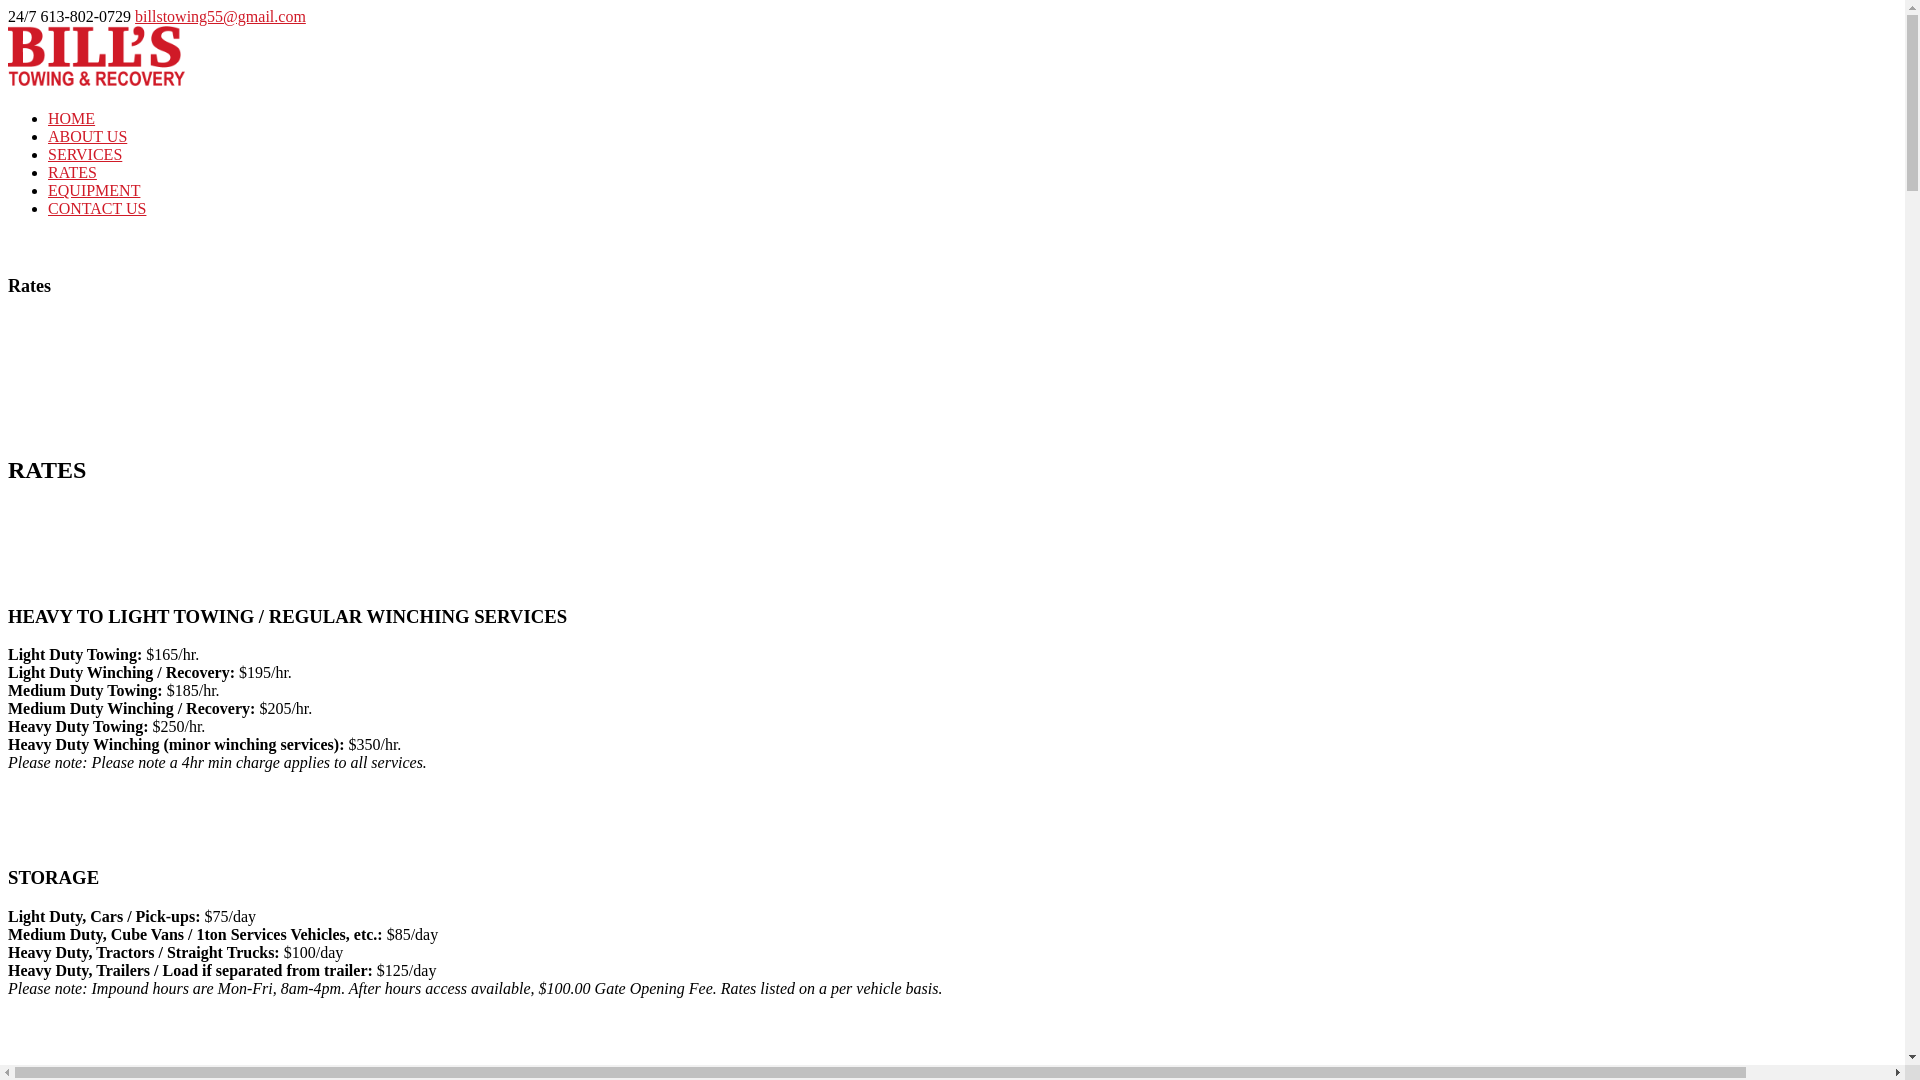  I want to click on 'SERVICES', so click(48, 153).